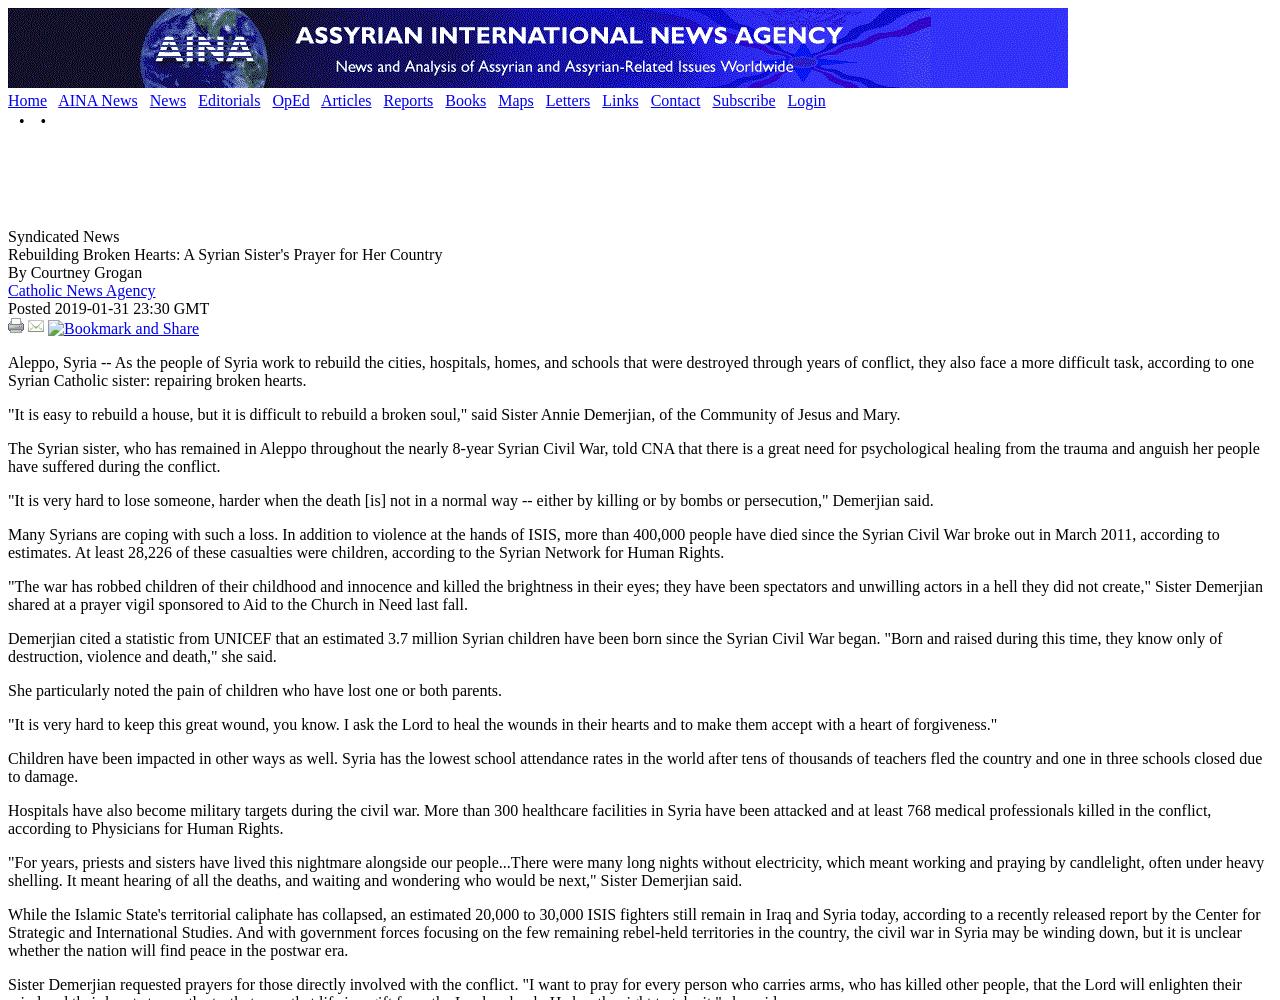  I want to click on 'AINA News', so click(96, 99).